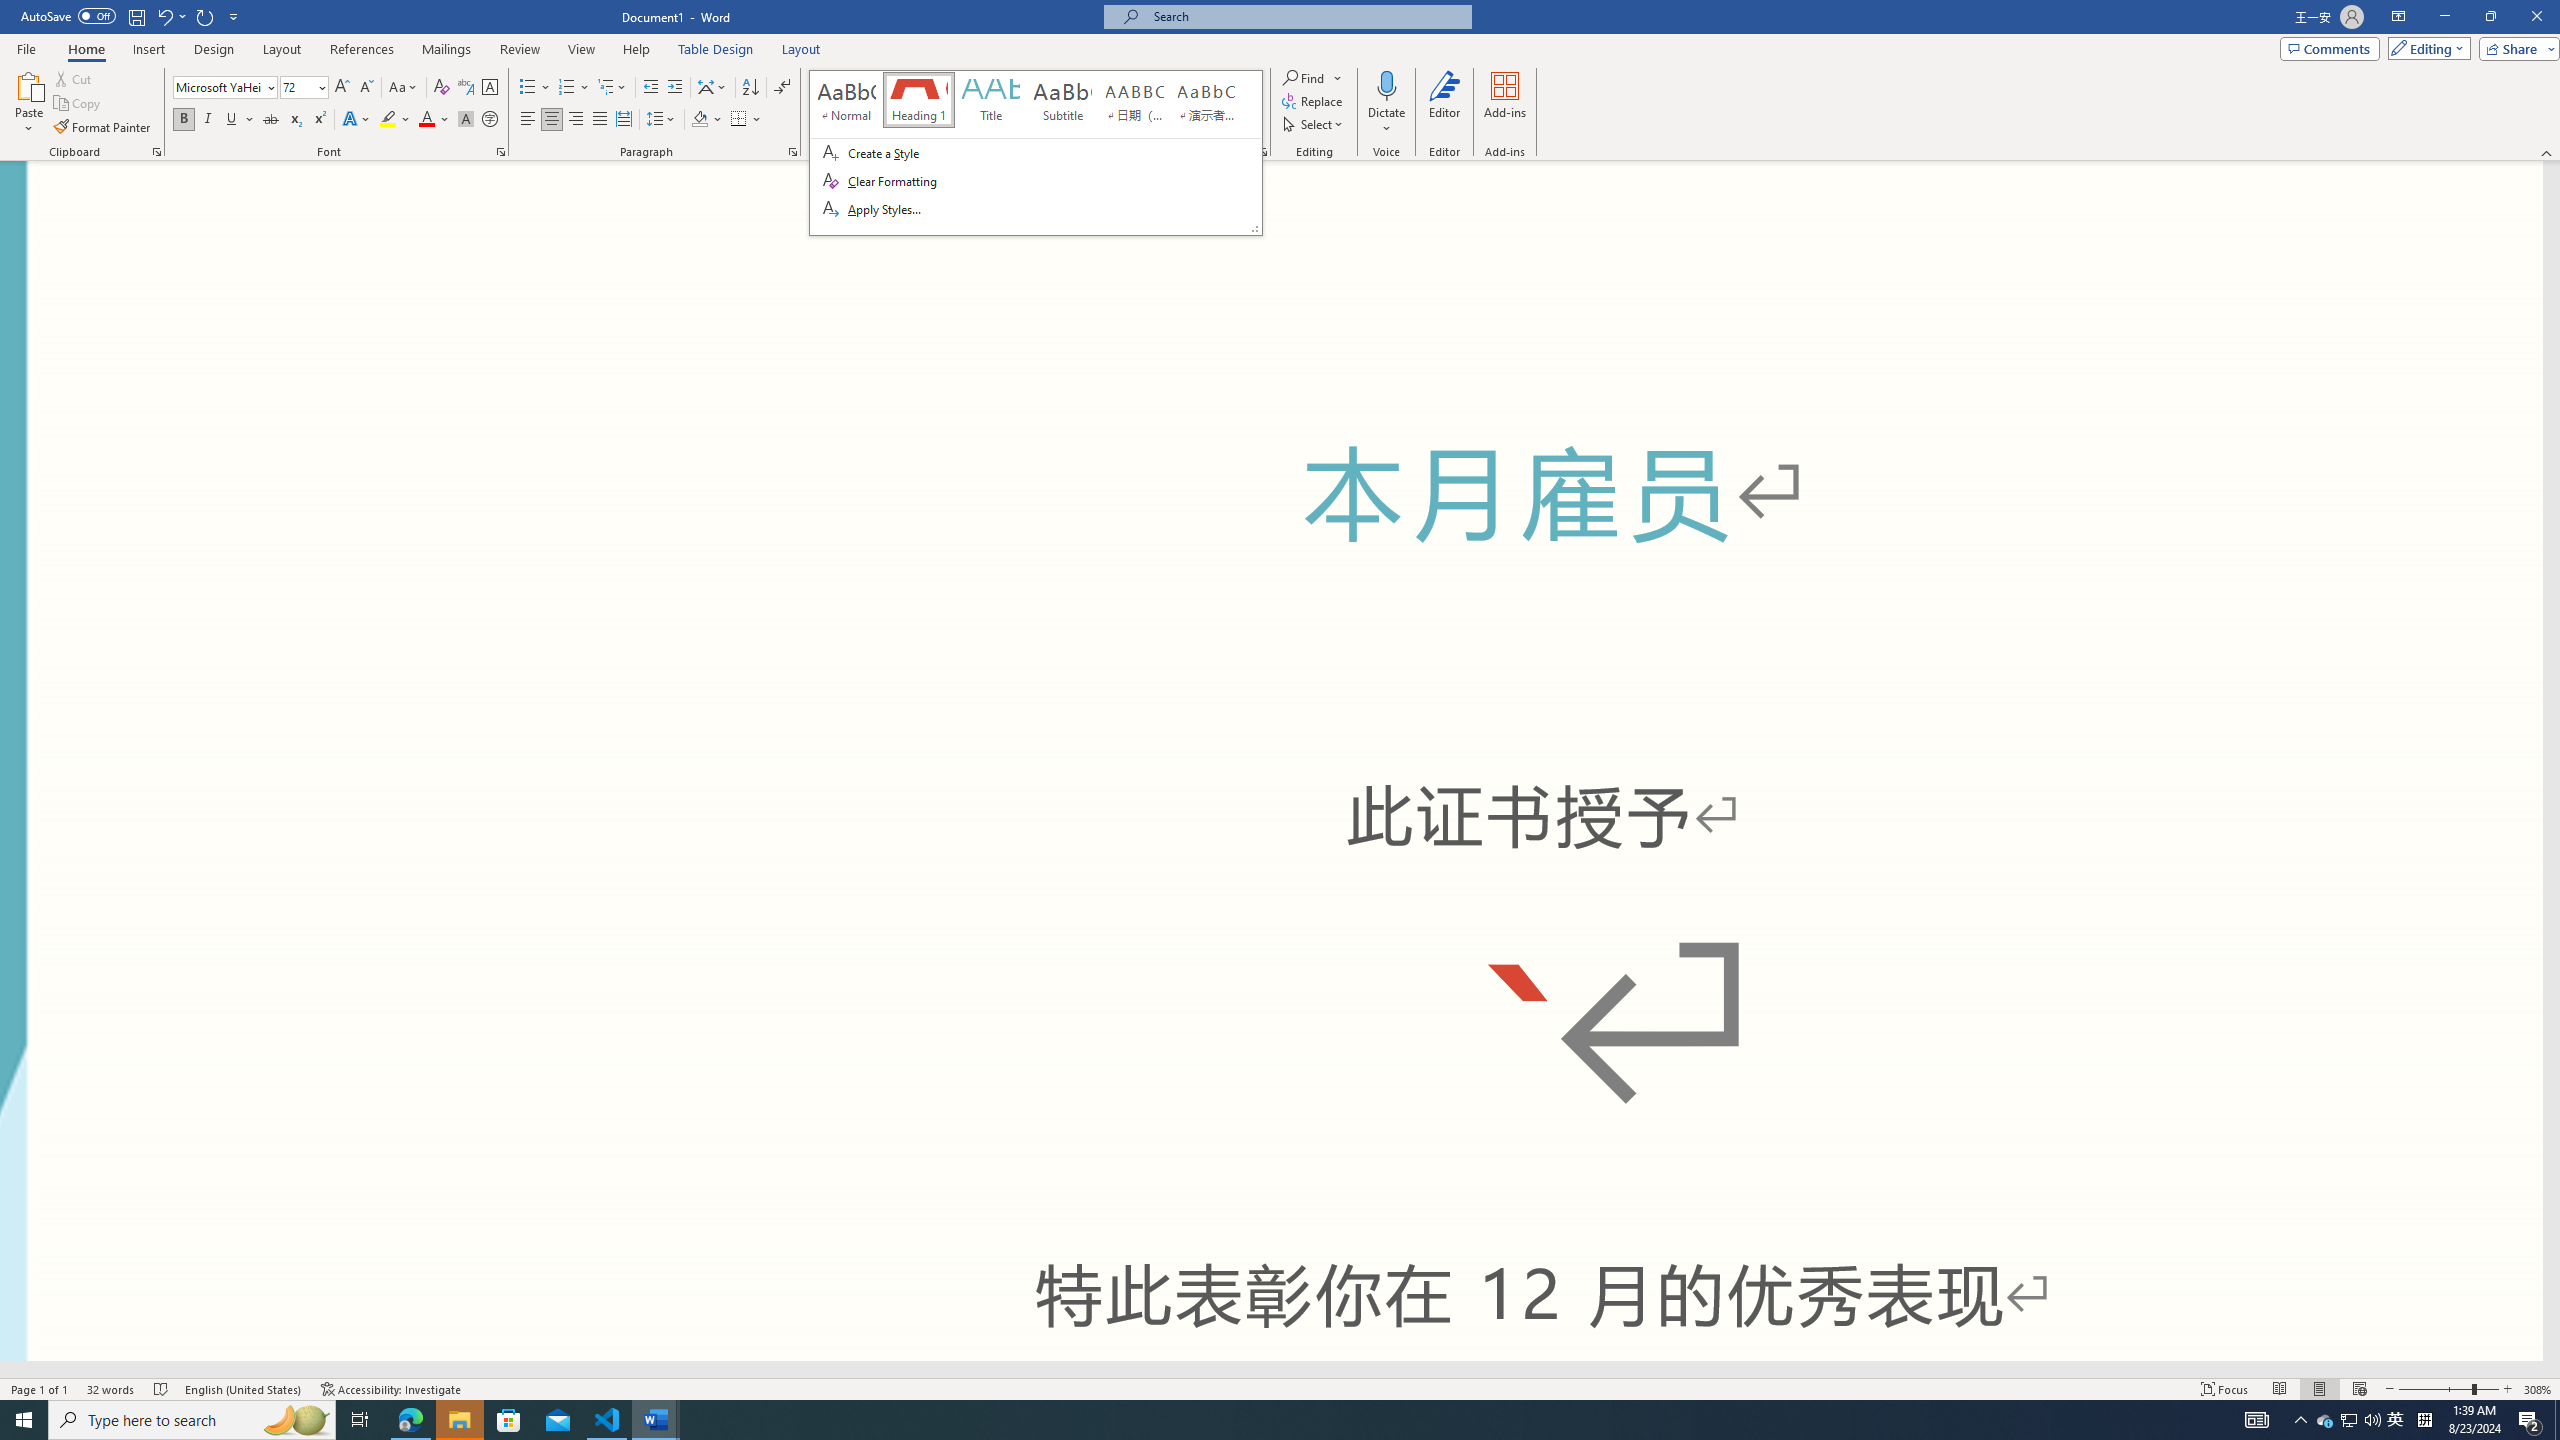 This screenshot has height=1440, width=2560. What do you see at coordinates (191, 1418) in the screenshot?
I see `'Type here to search'` at bounding box center [191, 1418].